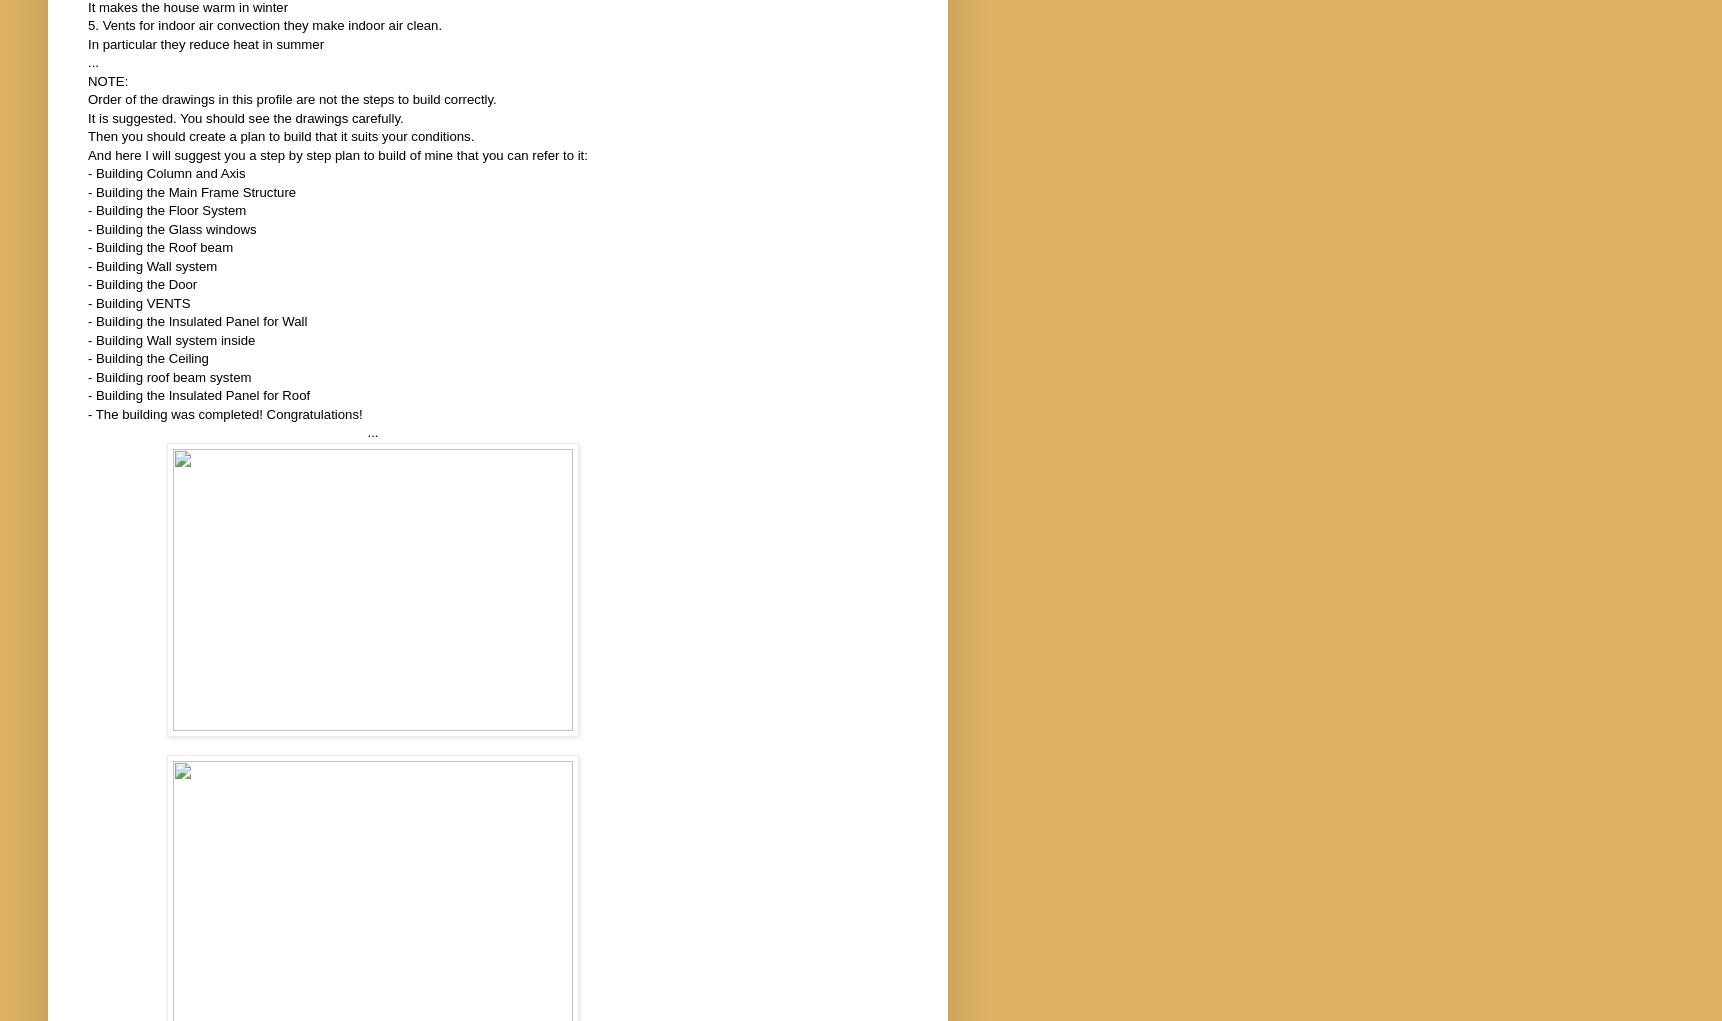  What do you see at coordinates (86, 358) in the screenshot?
I see `'- Building the Ceiling'` at bounding box center [86, 358].